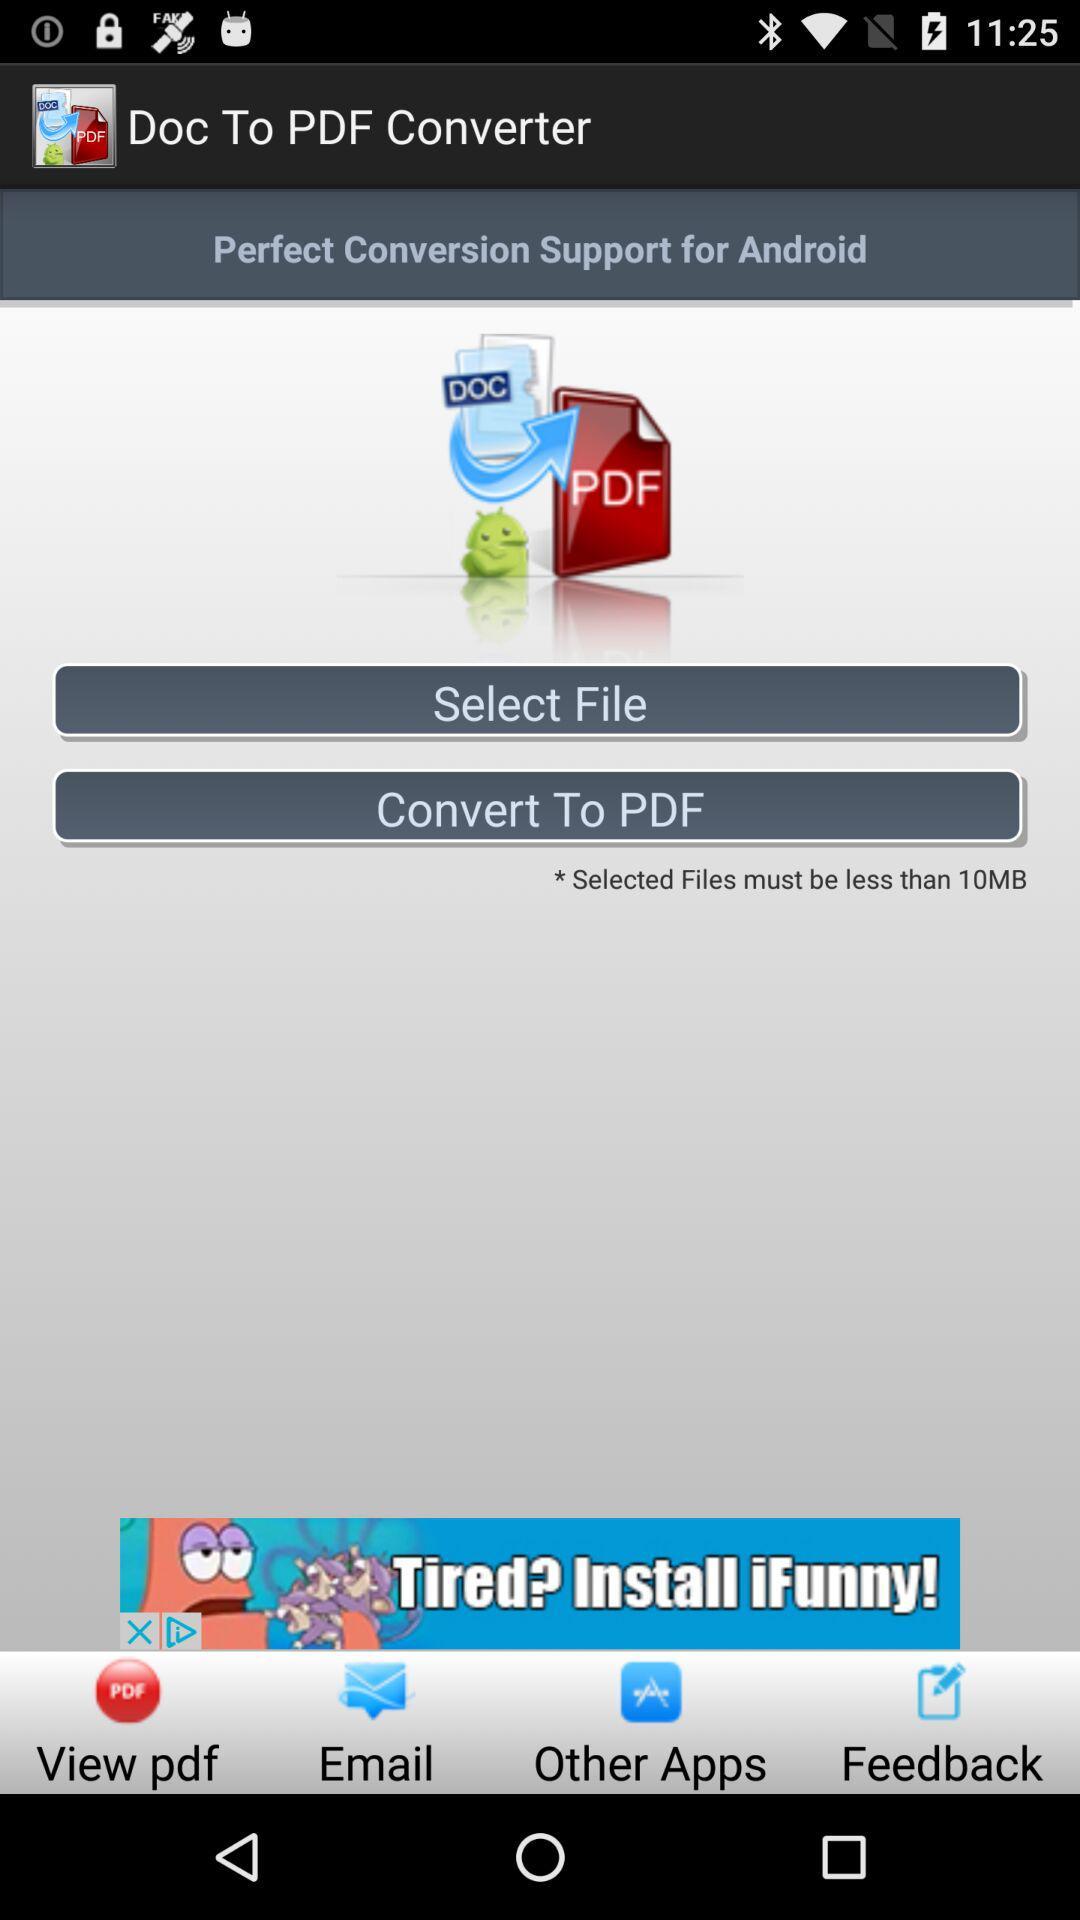  Describe the element at coordinates (540, 1582) in the screenshot. I see `tired install funny` at that location.